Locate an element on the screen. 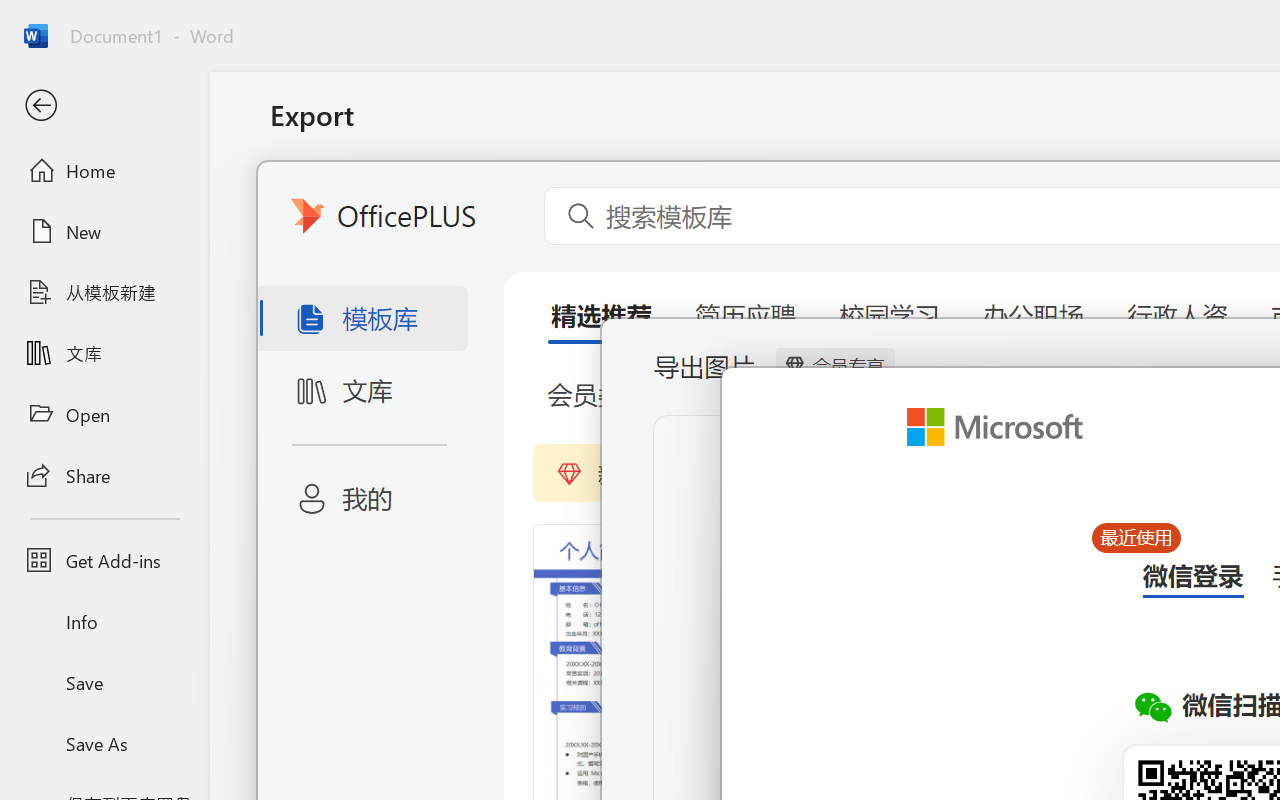 The height and width of the screenshot is (800, 1280). 'New' is located at coordinates (103, 231).